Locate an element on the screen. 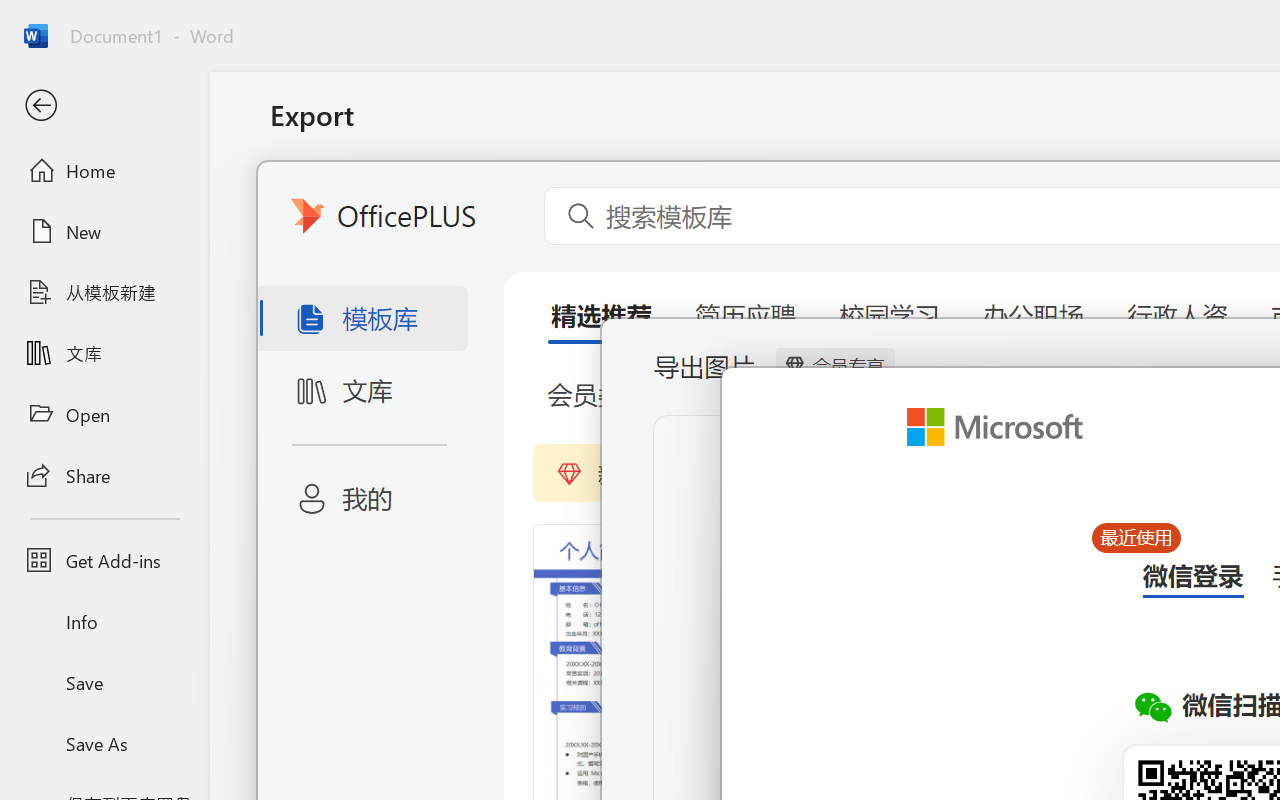 The height and width of the screenshot is (800, 1280). 'New' is located at coordinates (103, 231).